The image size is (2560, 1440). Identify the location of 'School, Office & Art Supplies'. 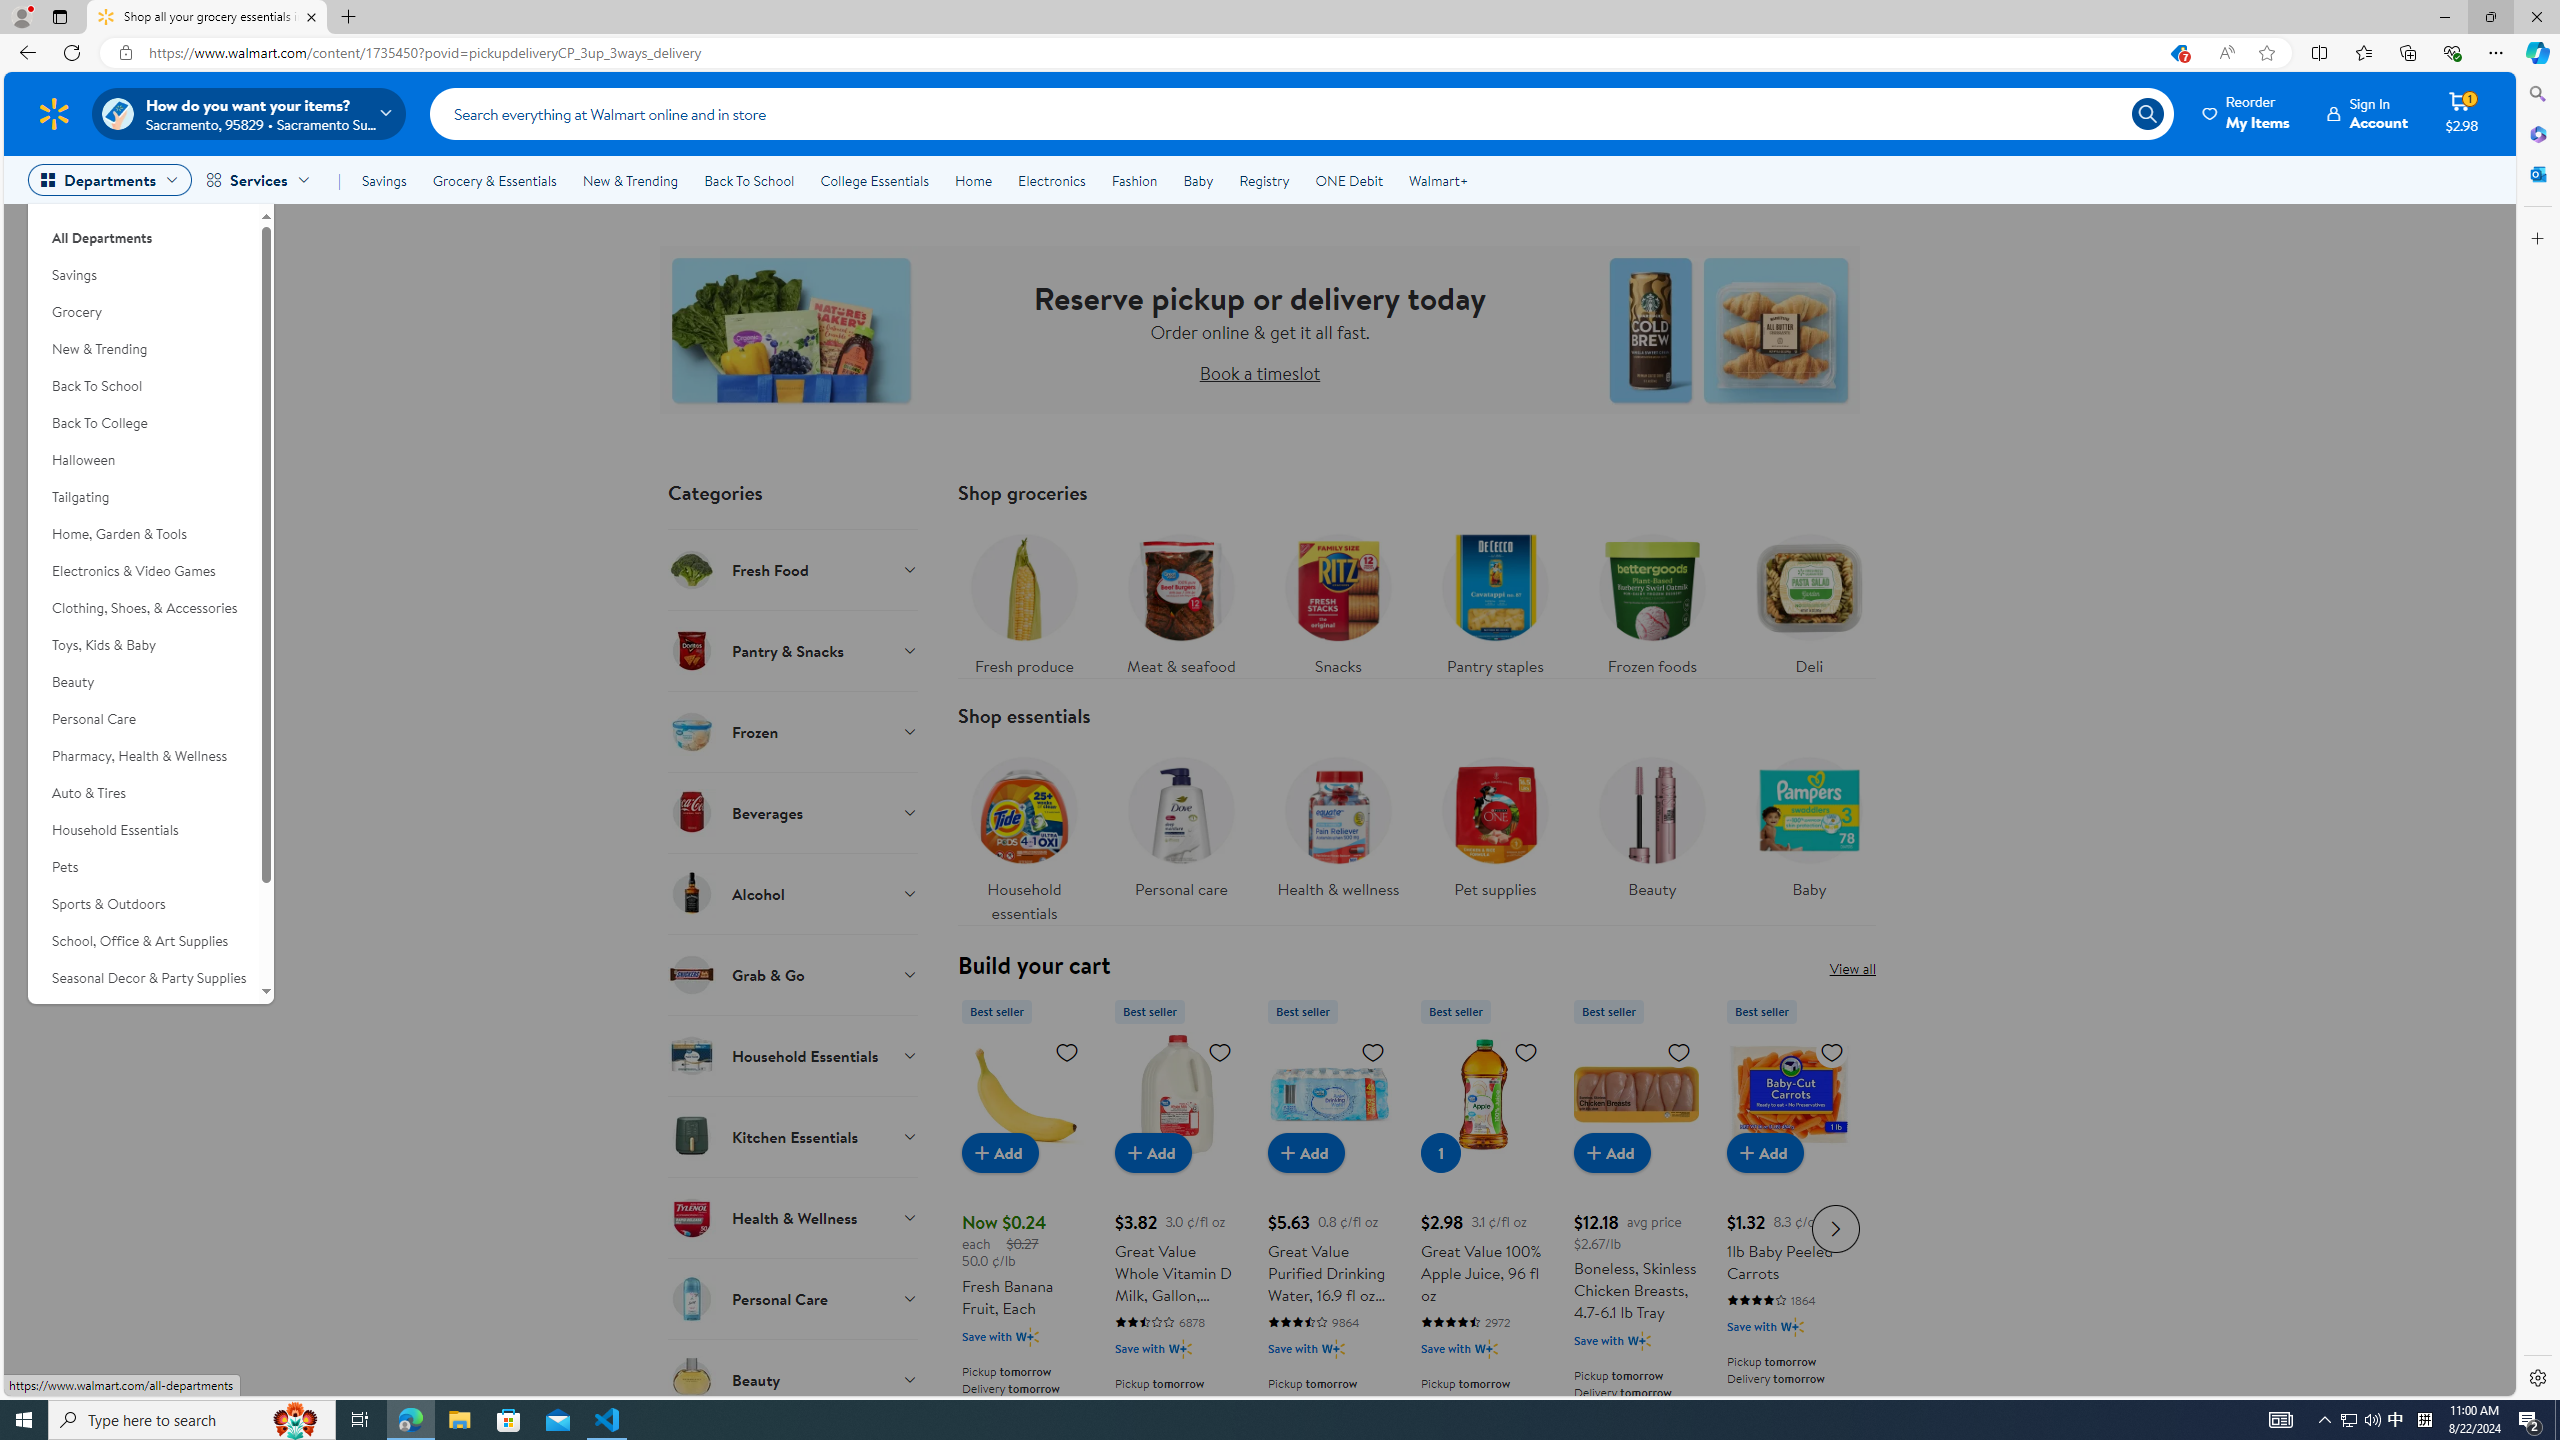
(142, 941).